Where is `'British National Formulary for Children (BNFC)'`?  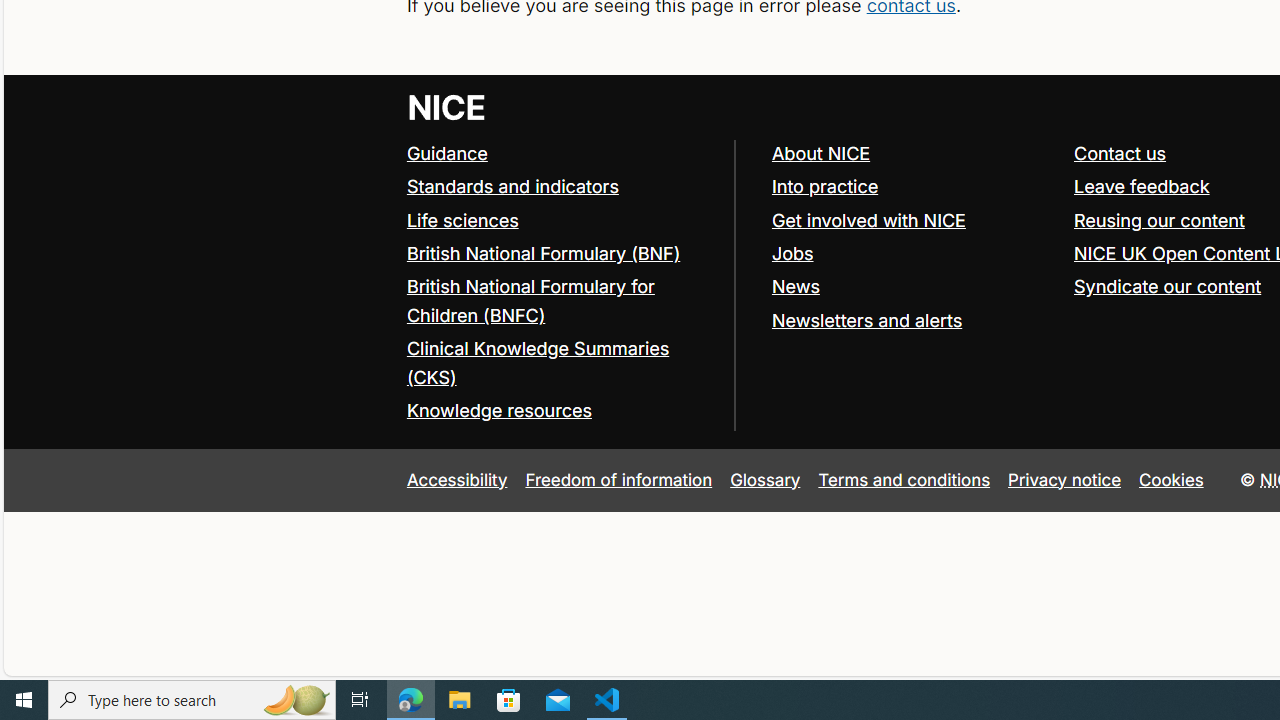
'British National Formulary for Children (BNFC)' is located at coordinates (530, 300).